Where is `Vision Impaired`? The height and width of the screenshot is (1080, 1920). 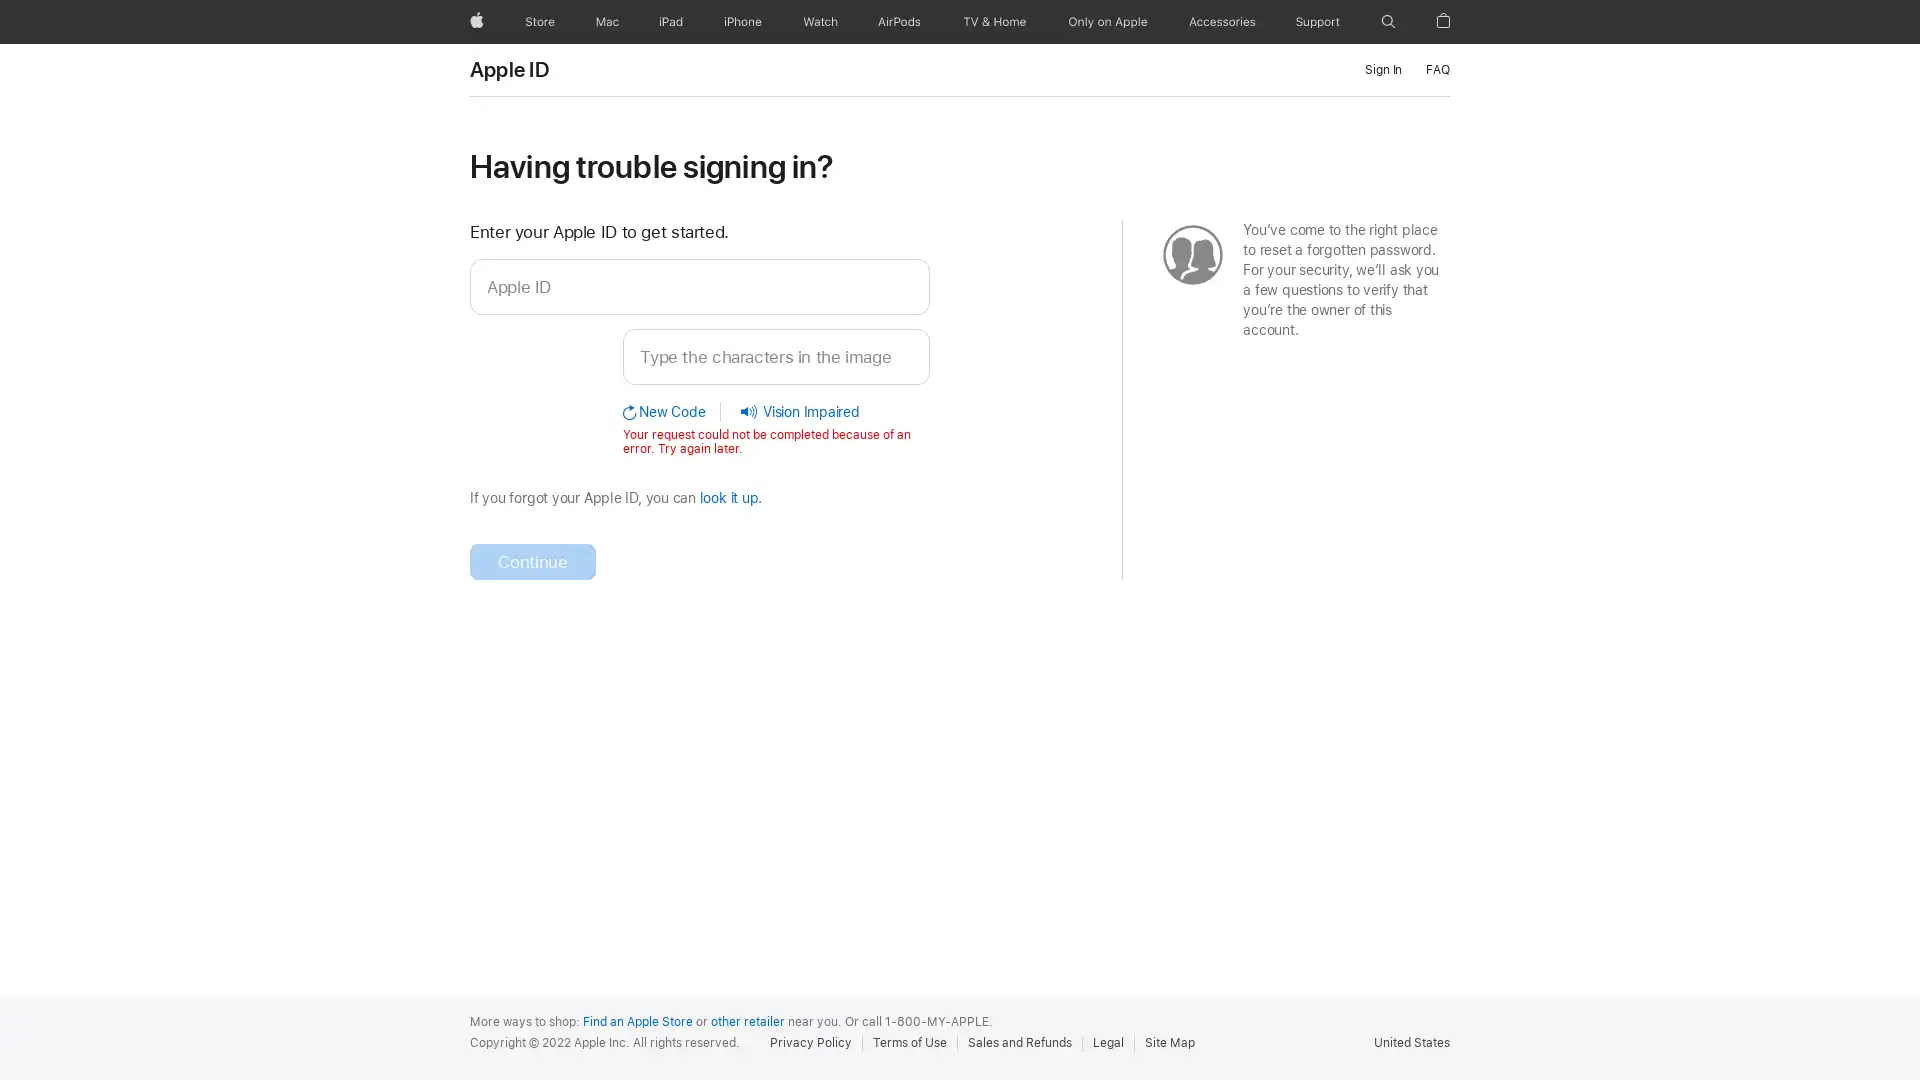 Vision Impaired is located at coordinates (791, 410).